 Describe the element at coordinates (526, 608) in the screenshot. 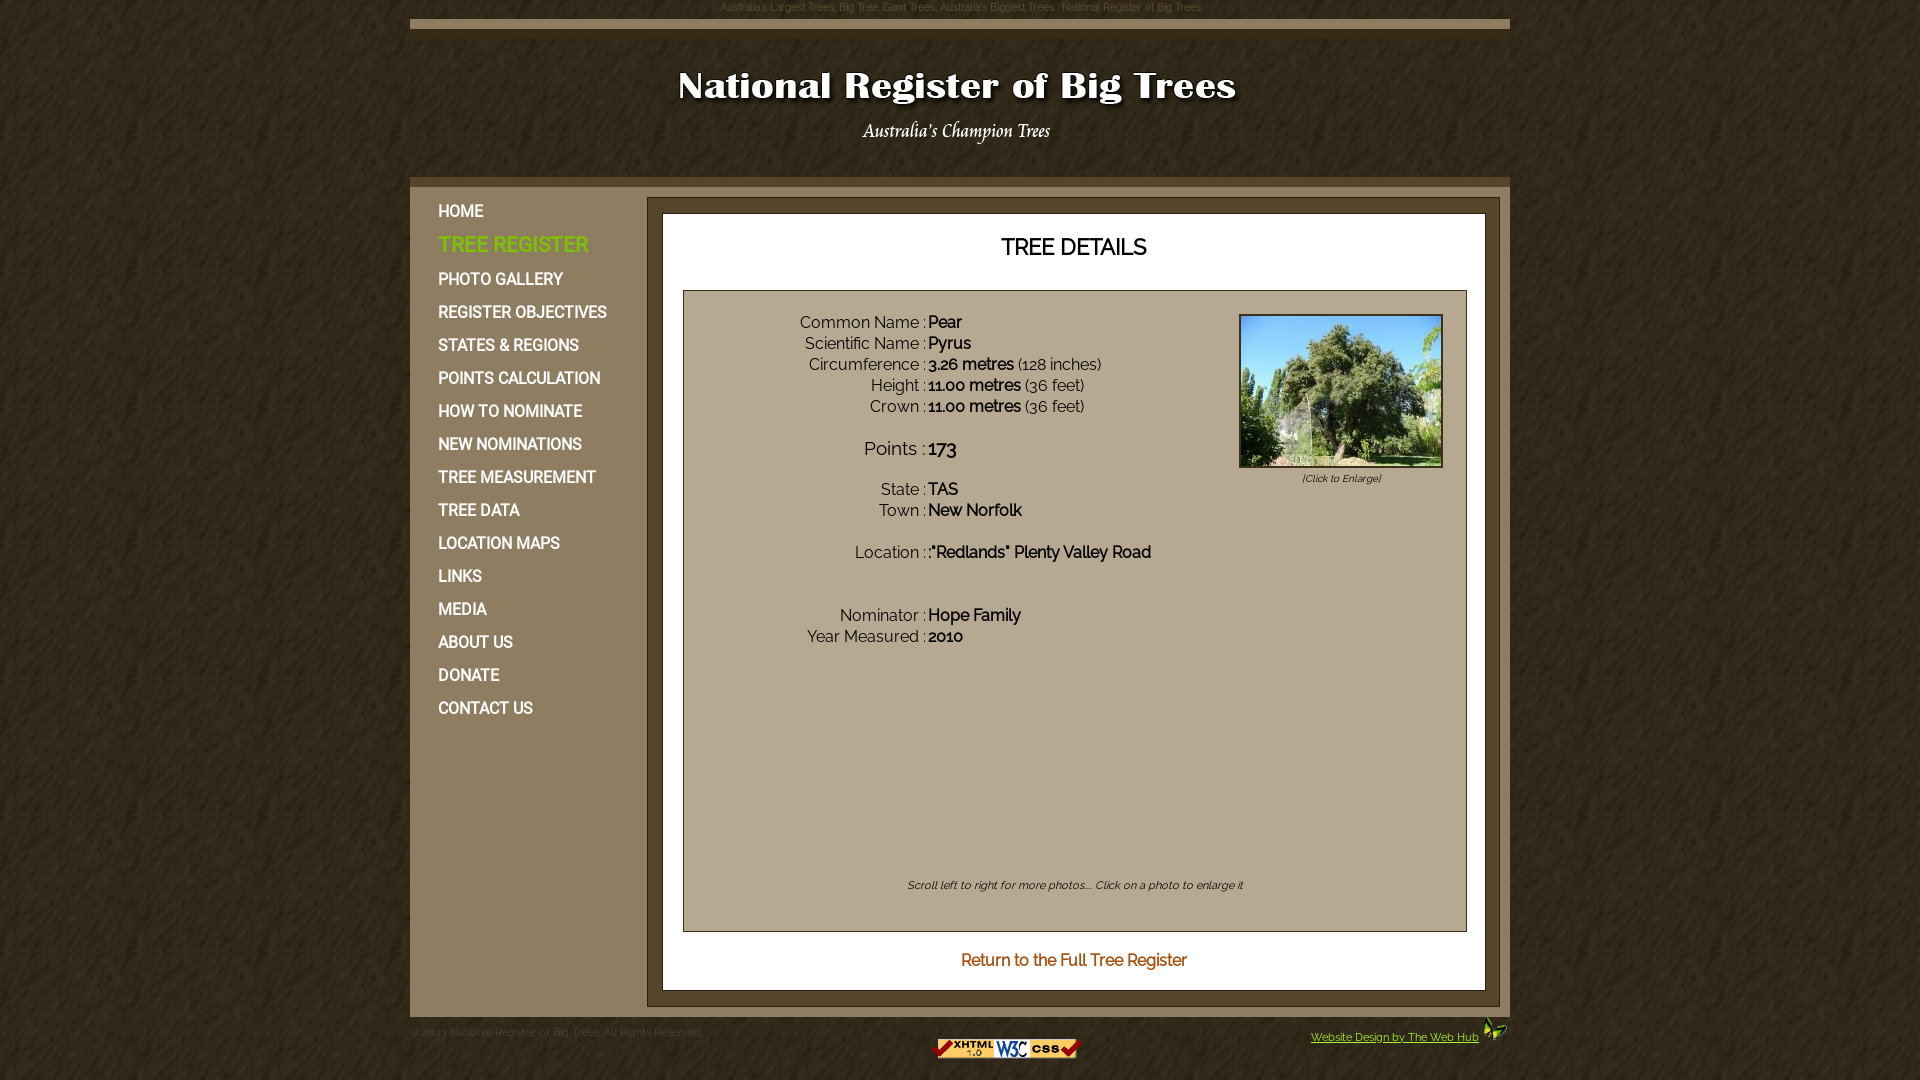

I see `'MEDIA'` at that location.